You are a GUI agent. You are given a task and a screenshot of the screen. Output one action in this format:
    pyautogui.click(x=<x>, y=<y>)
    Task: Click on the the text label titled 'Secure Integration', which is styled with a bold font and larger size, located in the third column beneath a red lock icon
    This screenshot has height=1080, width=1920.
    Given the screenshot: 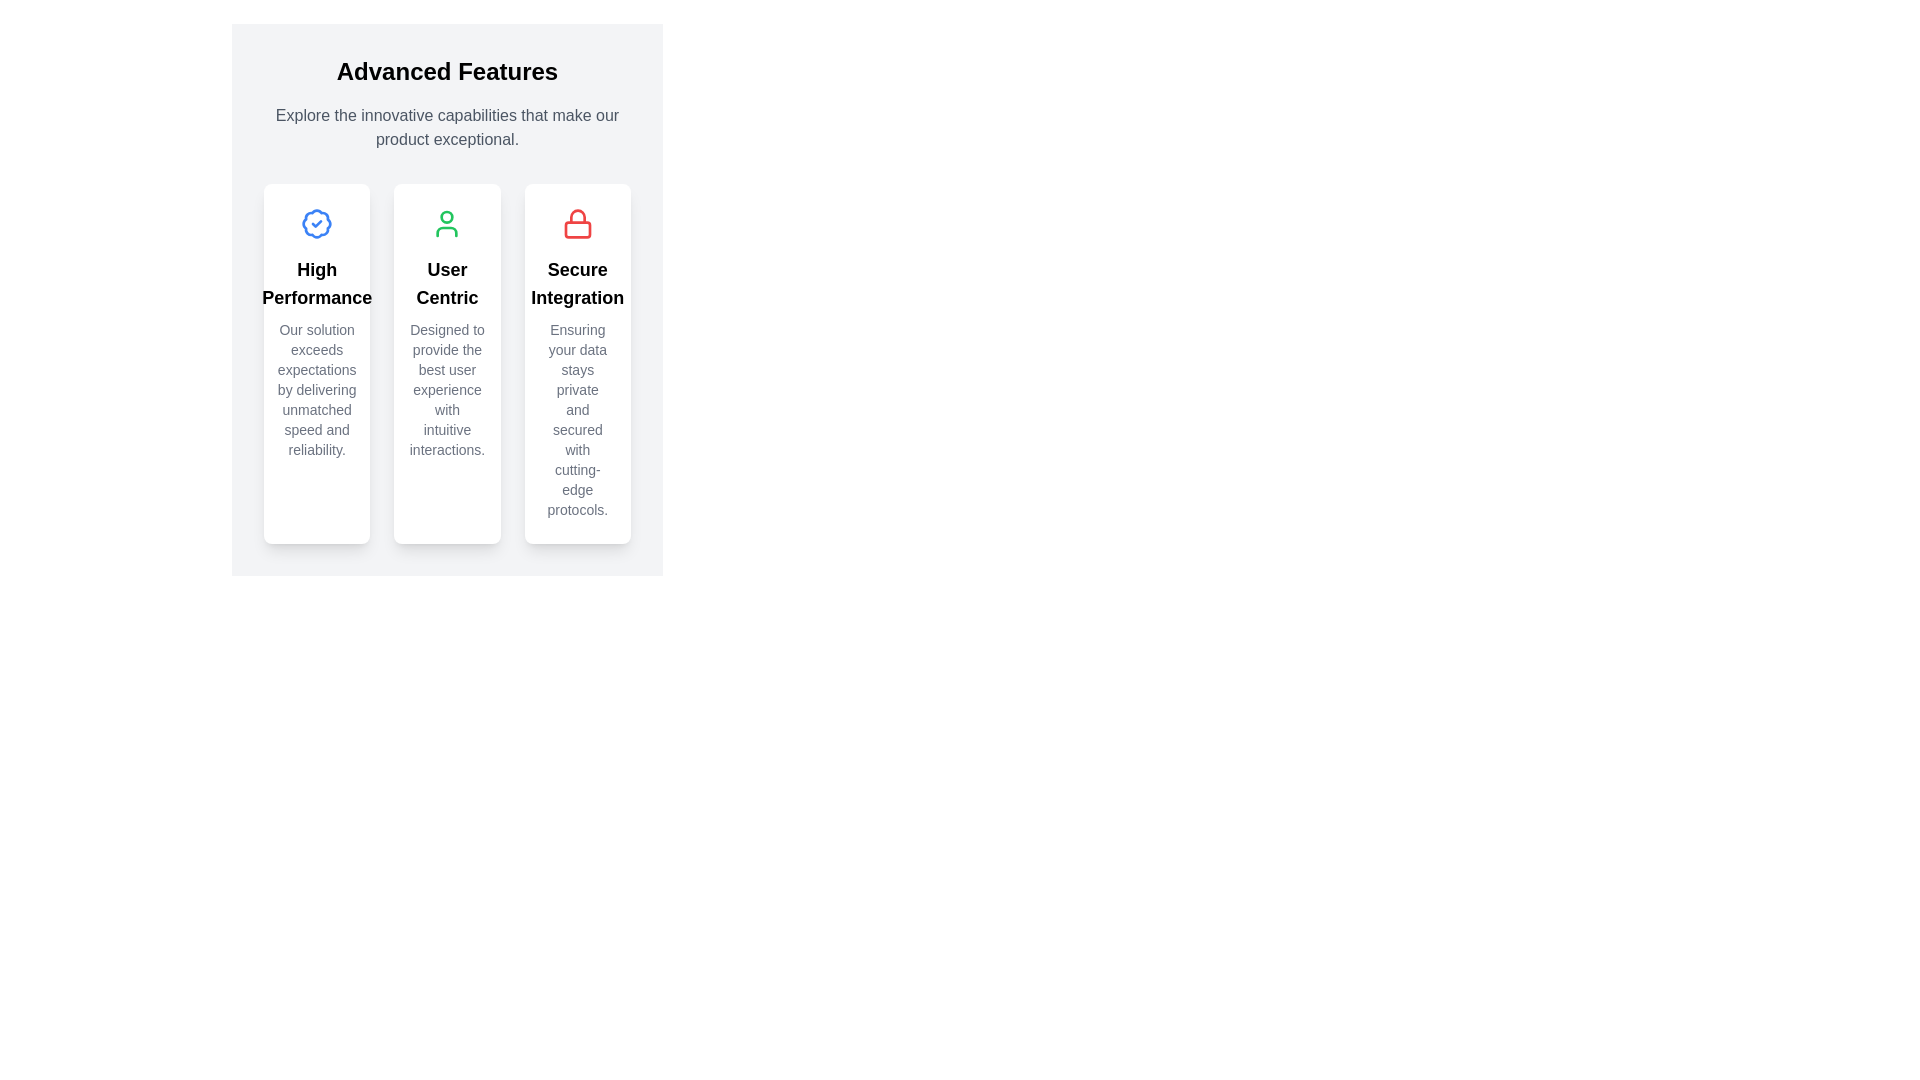 What is the action you would take?
    pyautogui.click(x=576, y=284)
    